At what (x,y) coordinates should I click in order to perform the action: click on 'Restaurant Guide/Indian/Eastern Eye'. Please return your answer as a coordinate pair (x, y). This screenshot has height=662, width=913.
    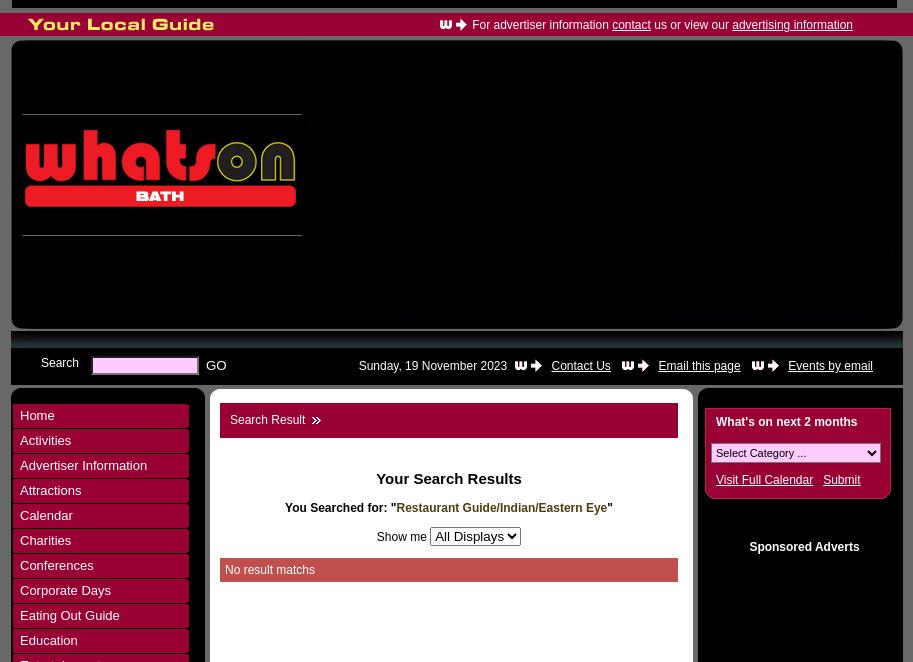
    Looking at the image, I should click on (501, 507).